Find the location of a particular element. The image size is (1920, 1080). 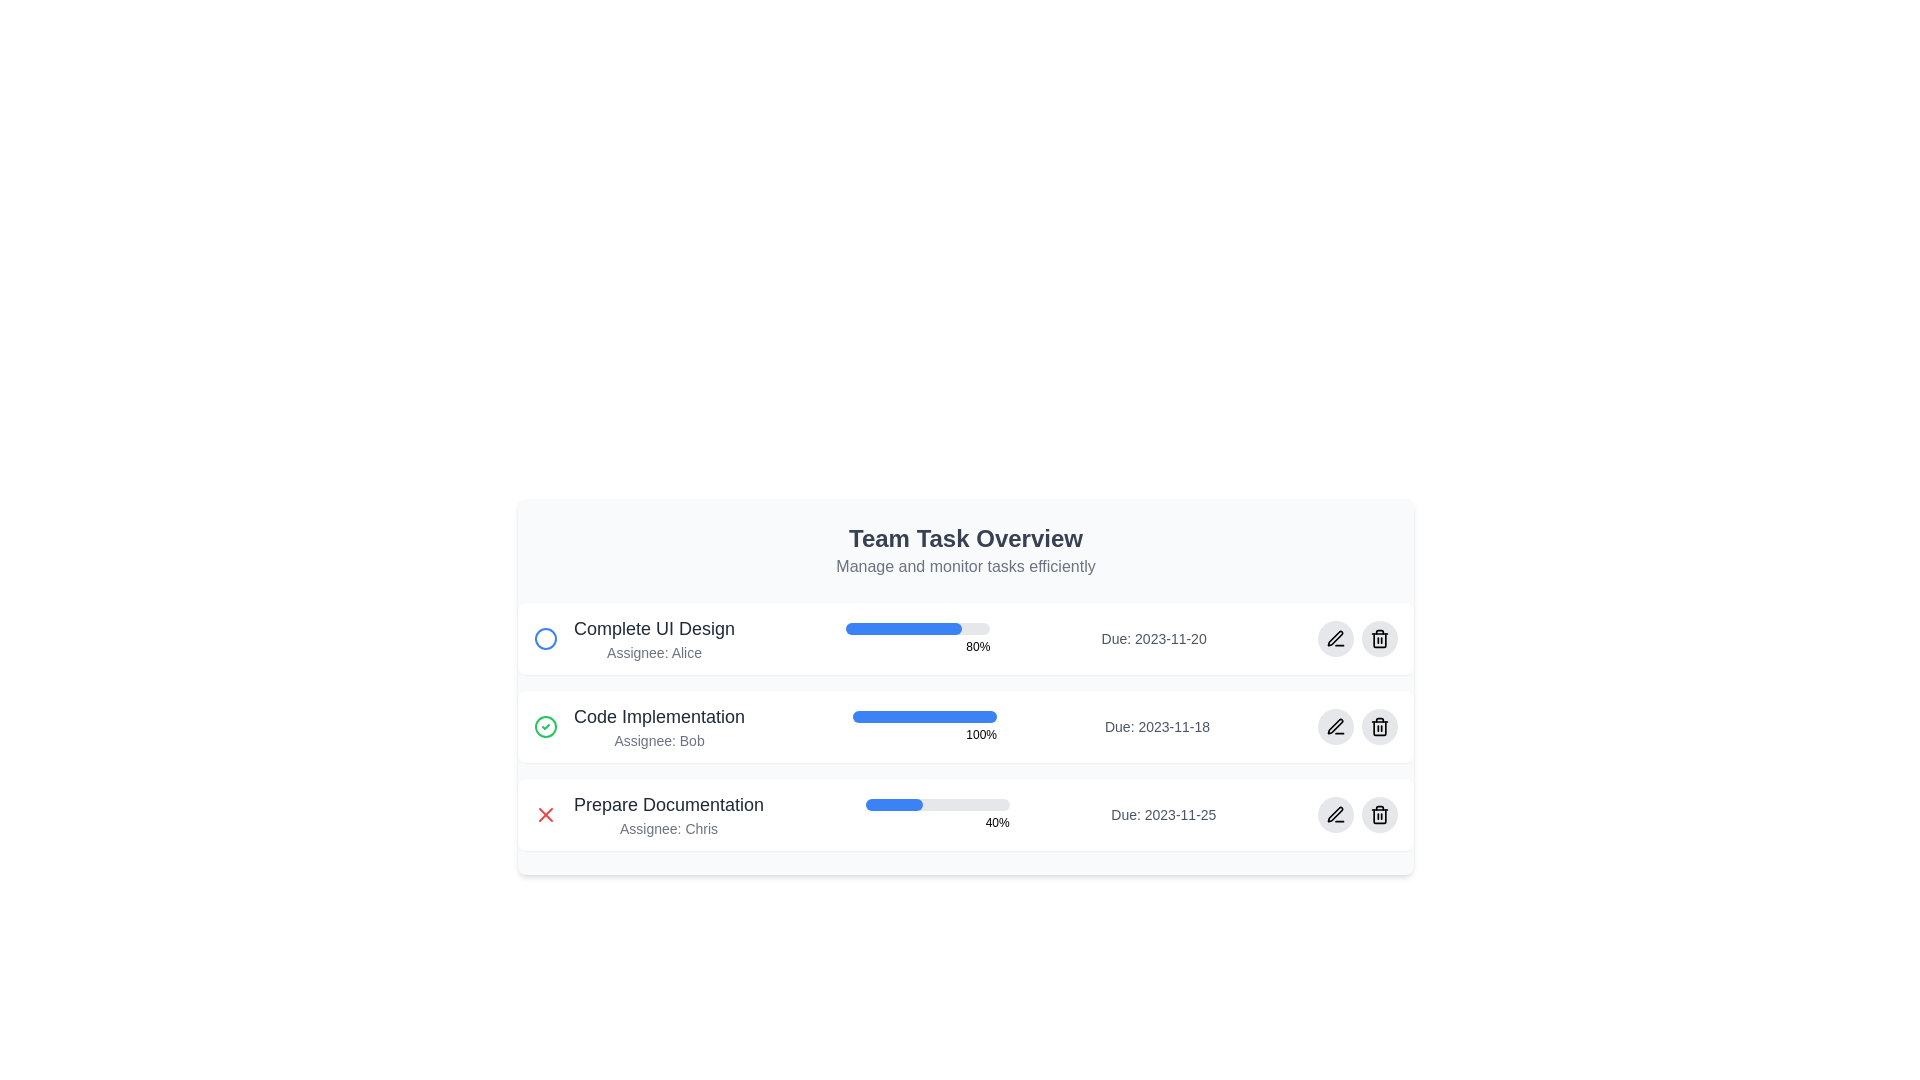

the circular button with a gray background and pen icon, located to the right of the delete button is located at coordinates (1335, 726).